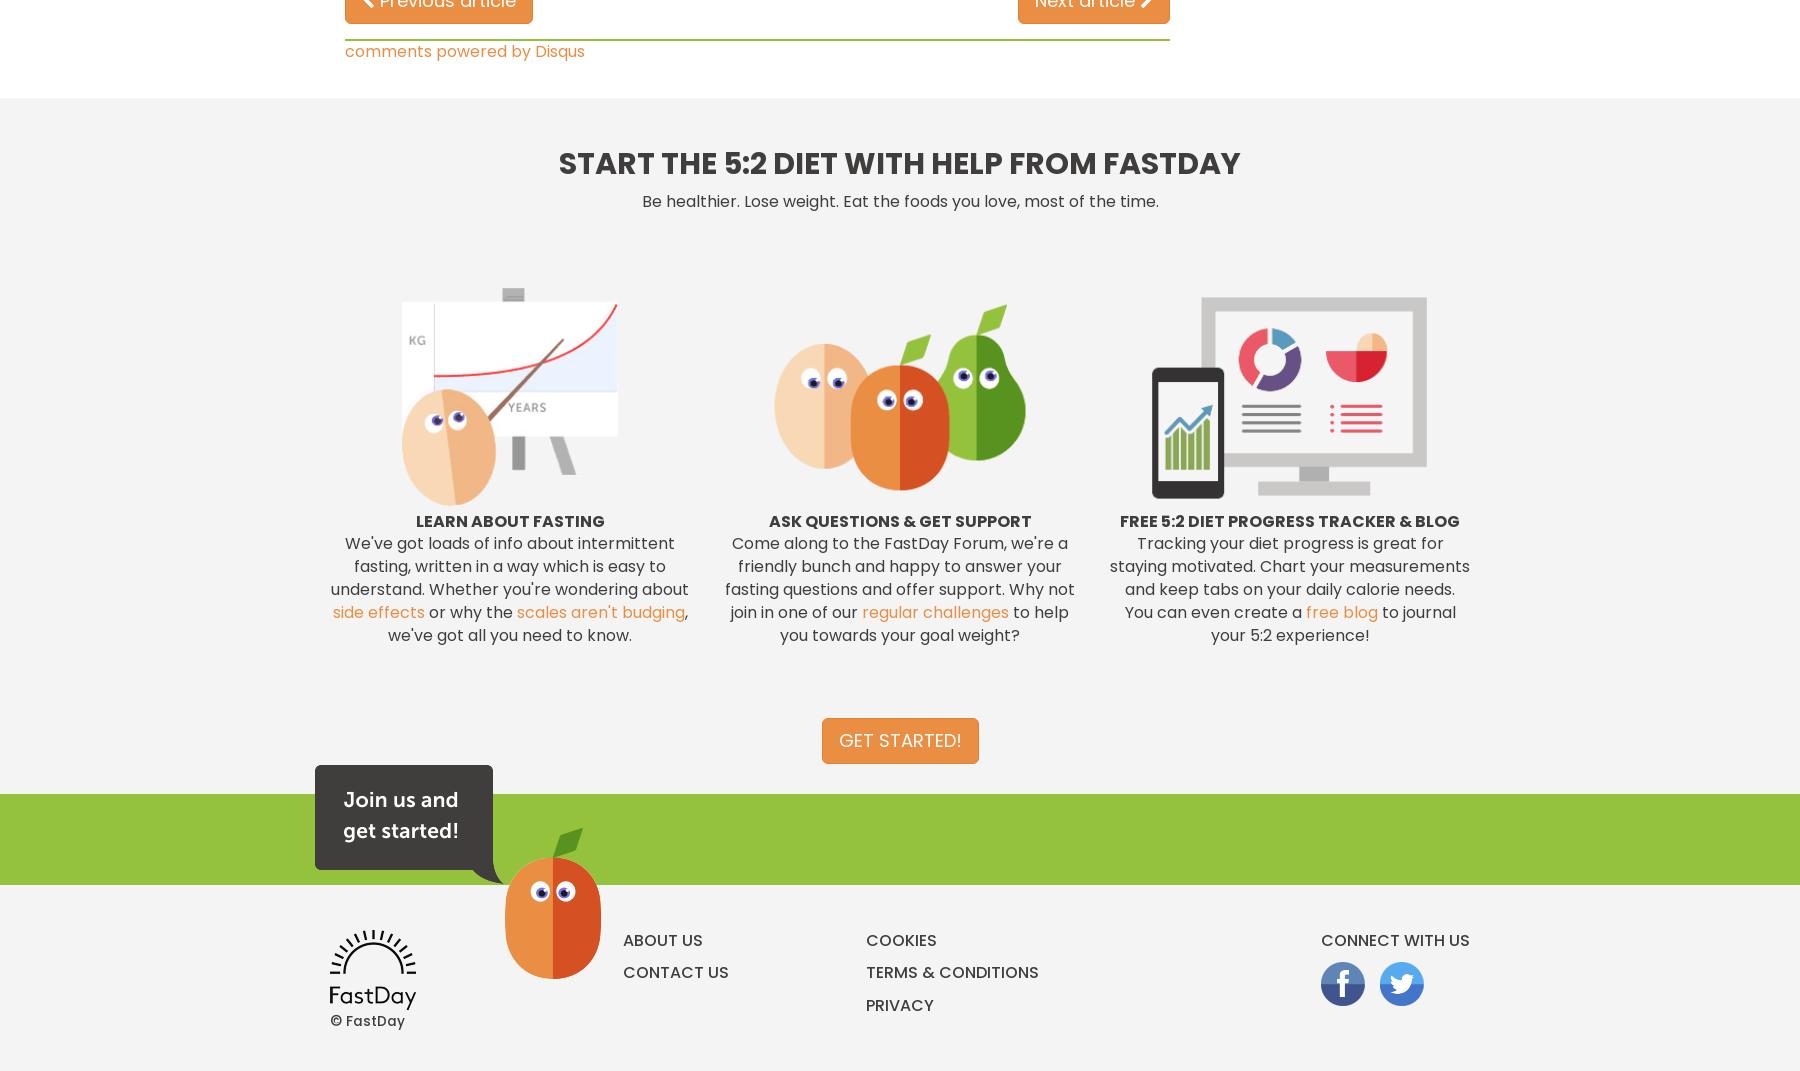 The height and width of the screenshot is (1071, 1800). Describe the element at coordinates (345, 49) in the screenshot. I see `'comments powered by'` at that location.